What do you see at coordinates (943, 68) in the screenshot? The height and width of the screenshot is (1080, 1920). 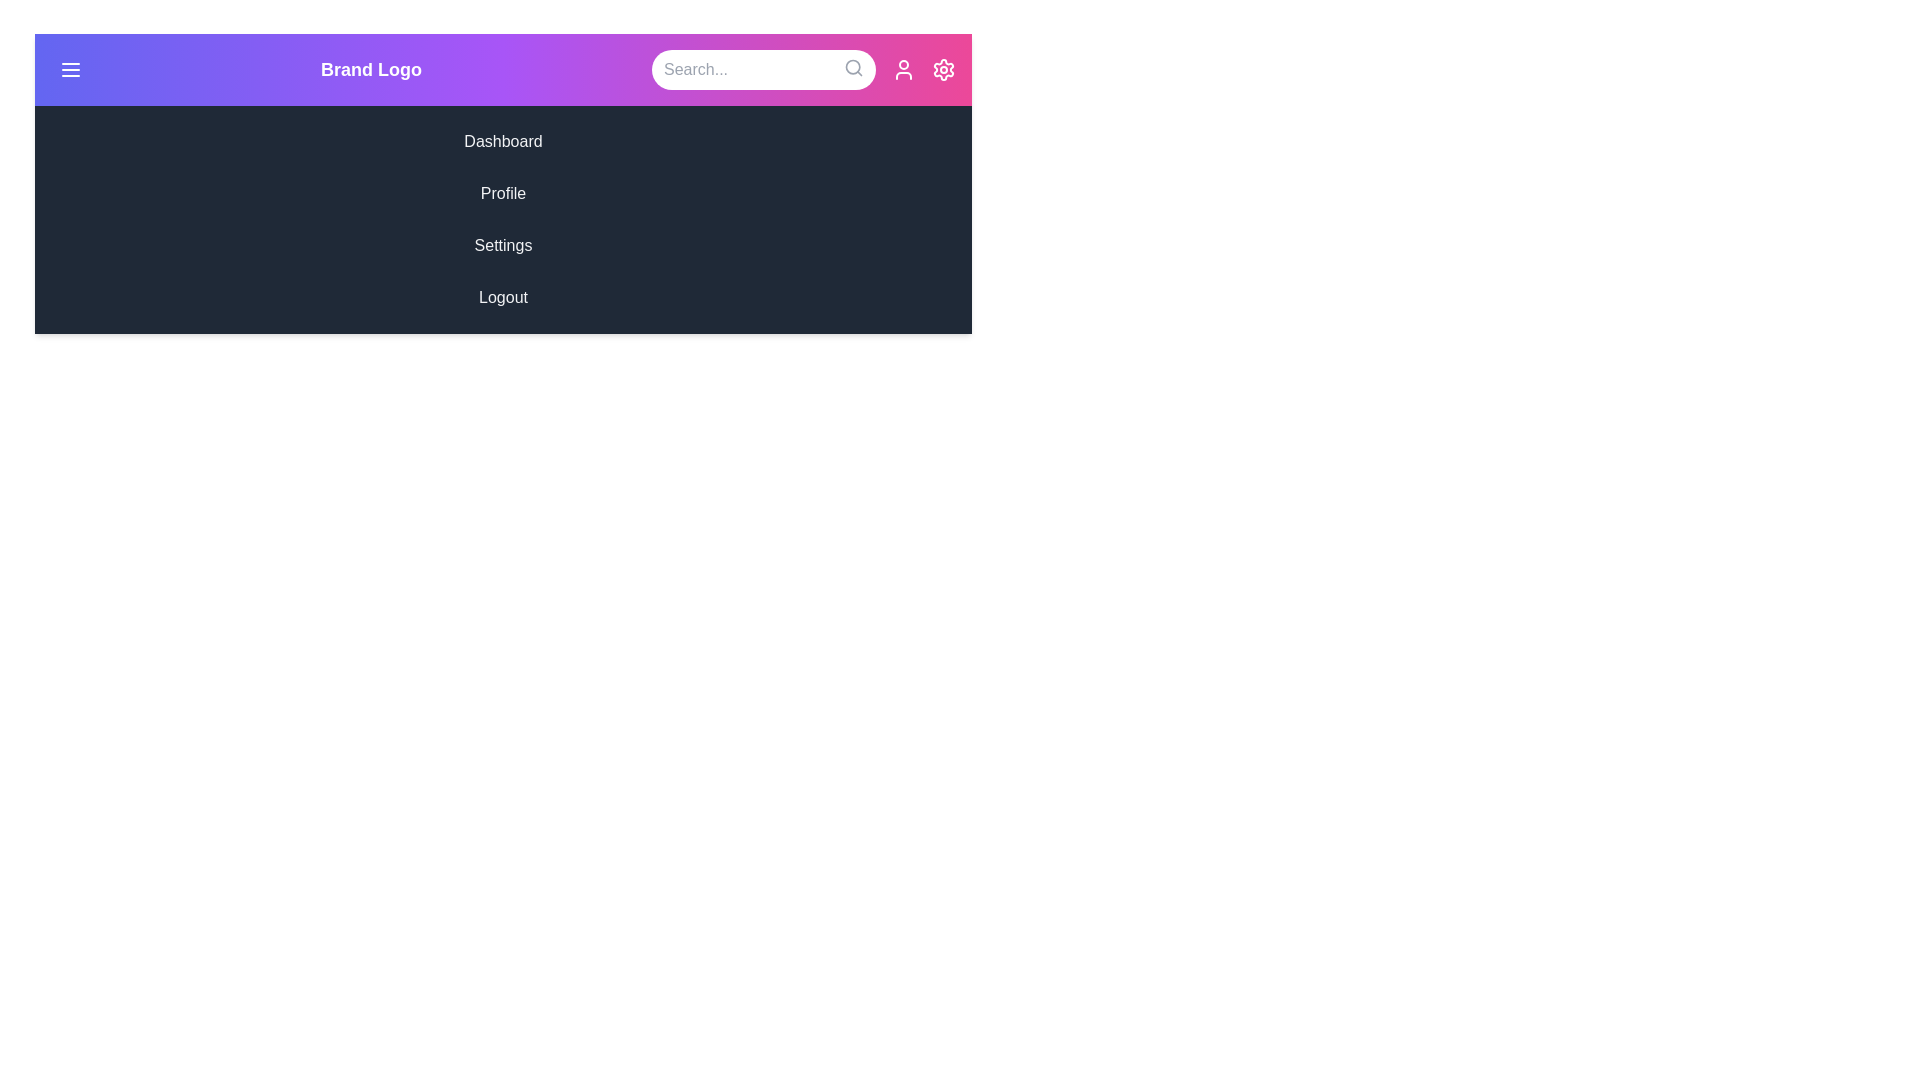 I see `the settings icon in the StylishAppBar` at bounding box center [943, 68].